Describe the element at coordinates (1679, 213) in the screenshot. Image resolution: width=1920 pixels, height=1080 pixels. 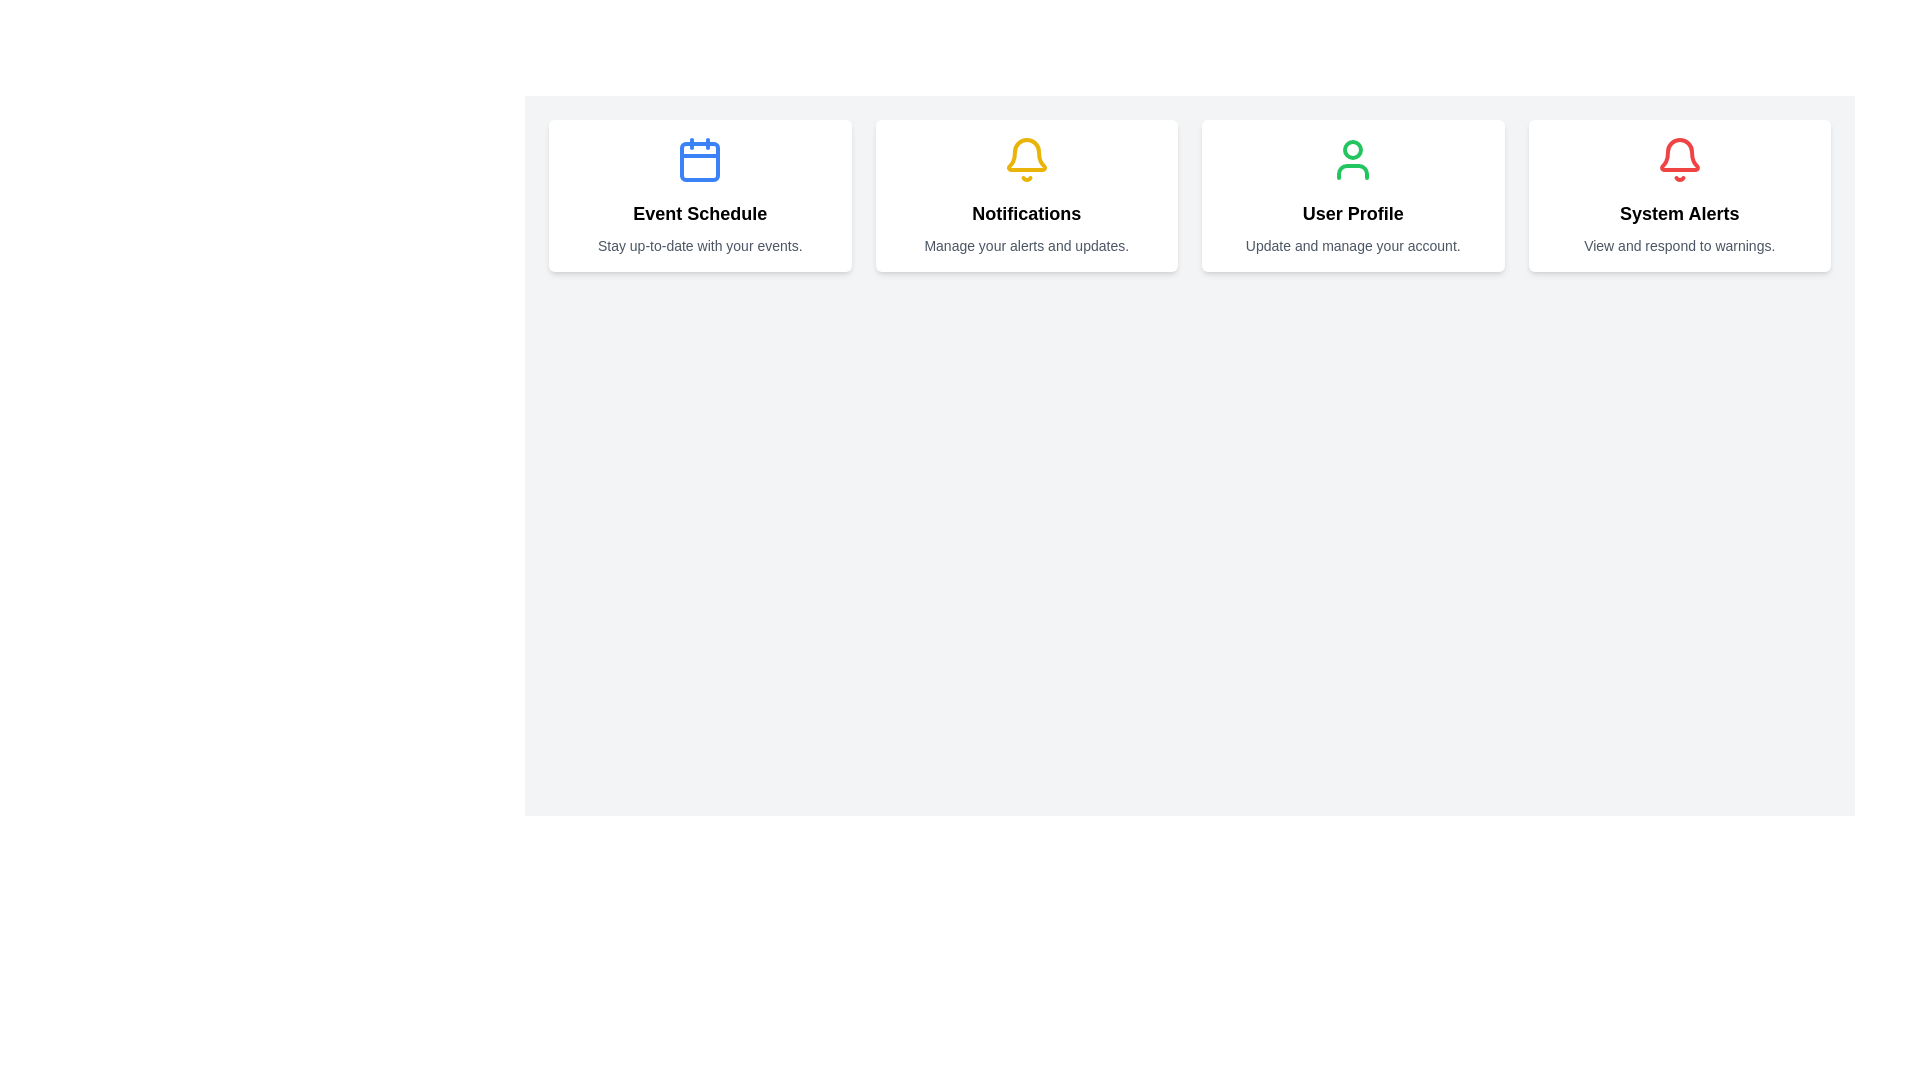
I see `title text label in the fourth card that summarizes system alerts, positioned below the icon and above the descriptive text` at that location.